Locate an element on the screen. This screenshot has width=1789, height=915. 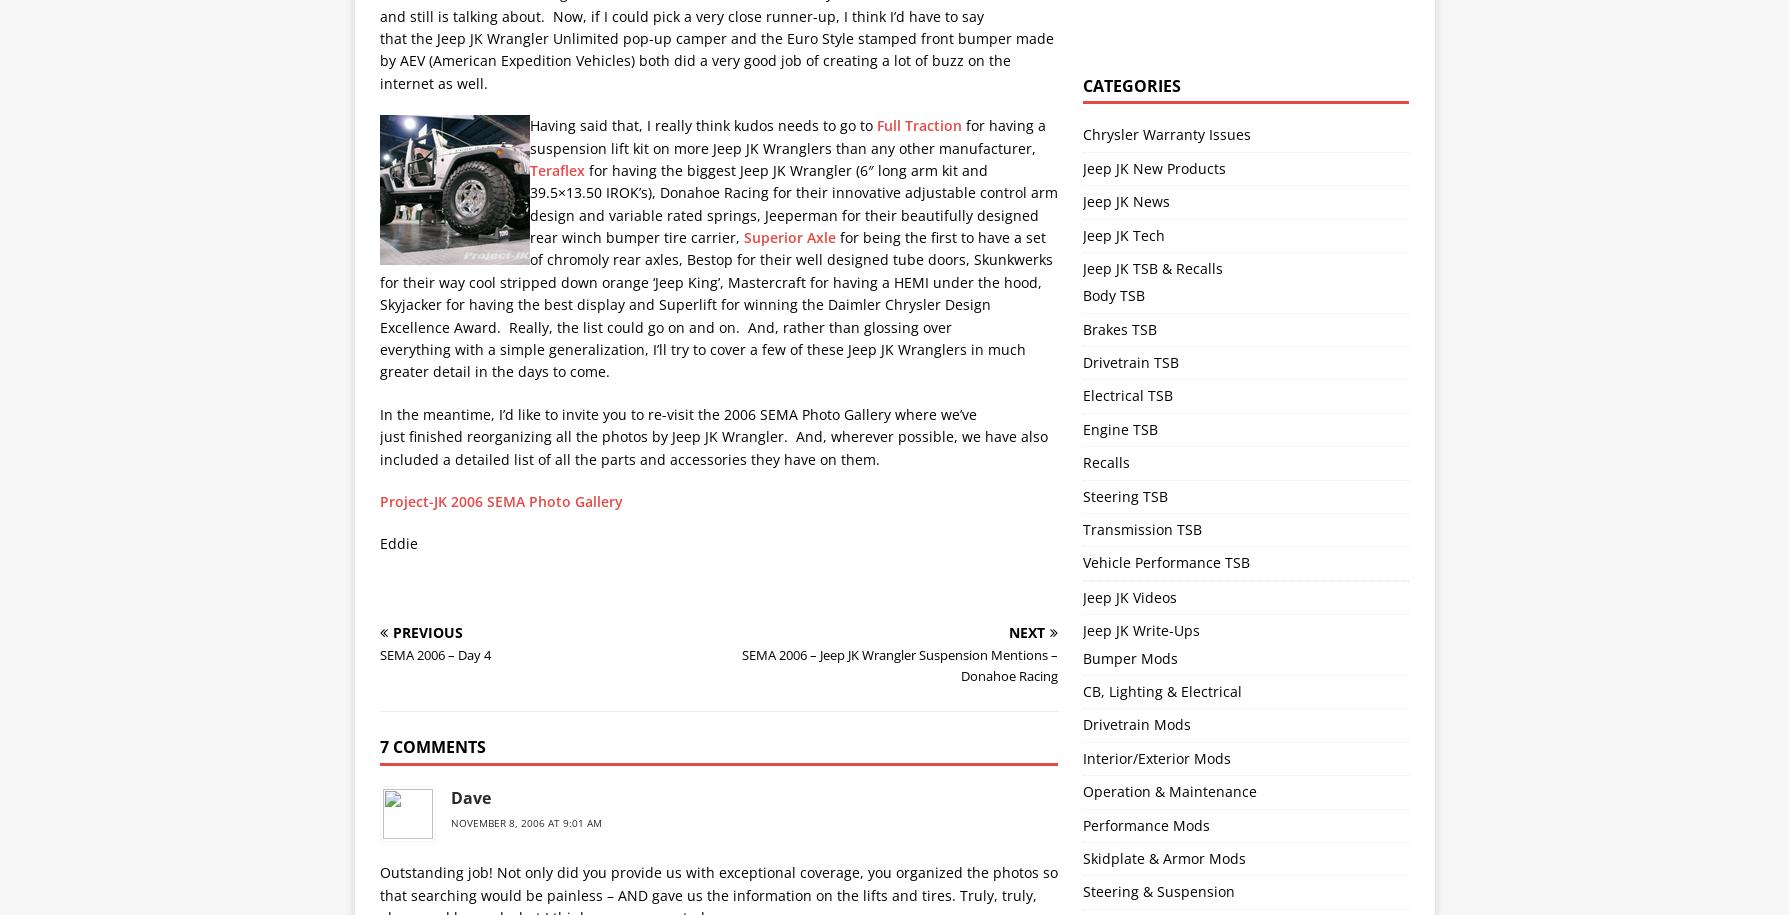
'Operation & Maintenance' is located at coordinates (1169, 790).